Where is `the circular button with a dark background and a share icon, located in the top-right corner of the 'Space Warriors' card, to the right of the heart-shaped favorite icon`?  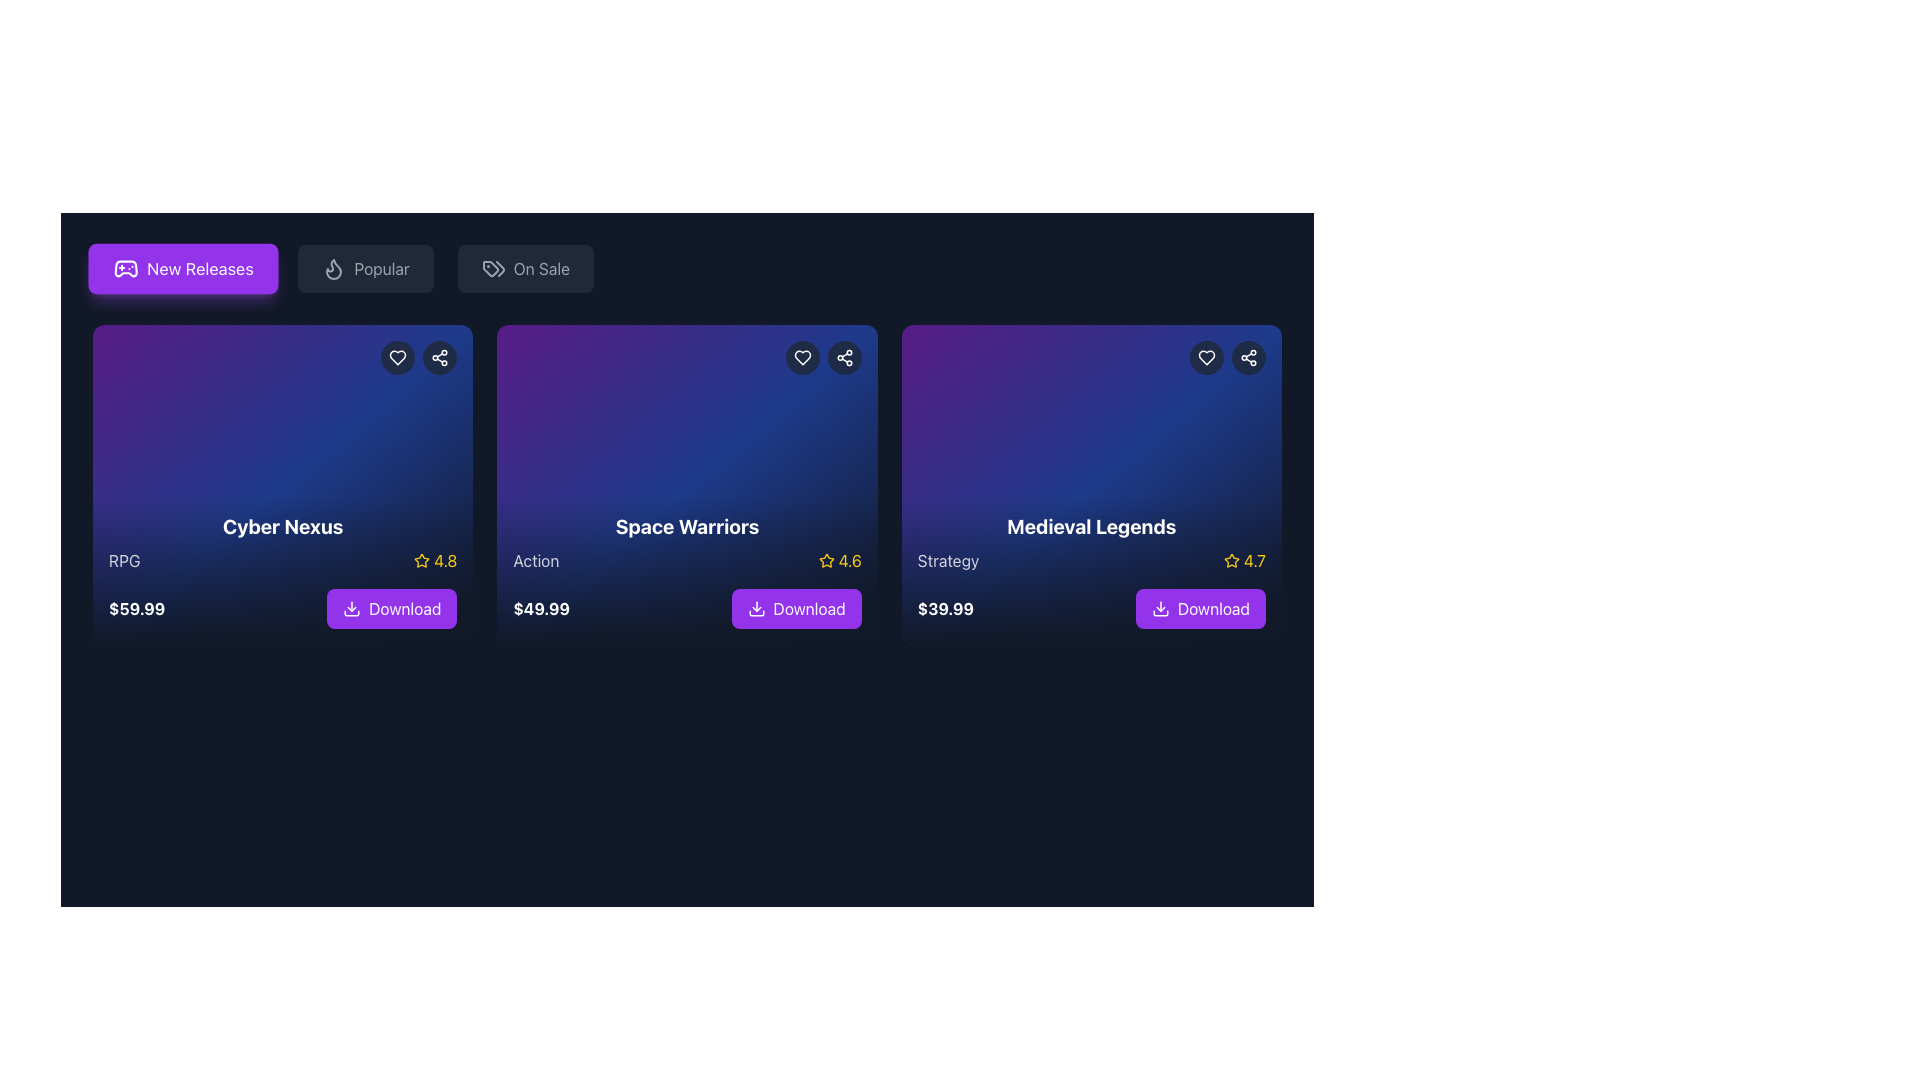 the circular button with a dark background and a share icon, located in the top-right corner of the 'Space Warriors' card, to the right of the heart-shaped favorite icon is located at coordinates (844, 357).